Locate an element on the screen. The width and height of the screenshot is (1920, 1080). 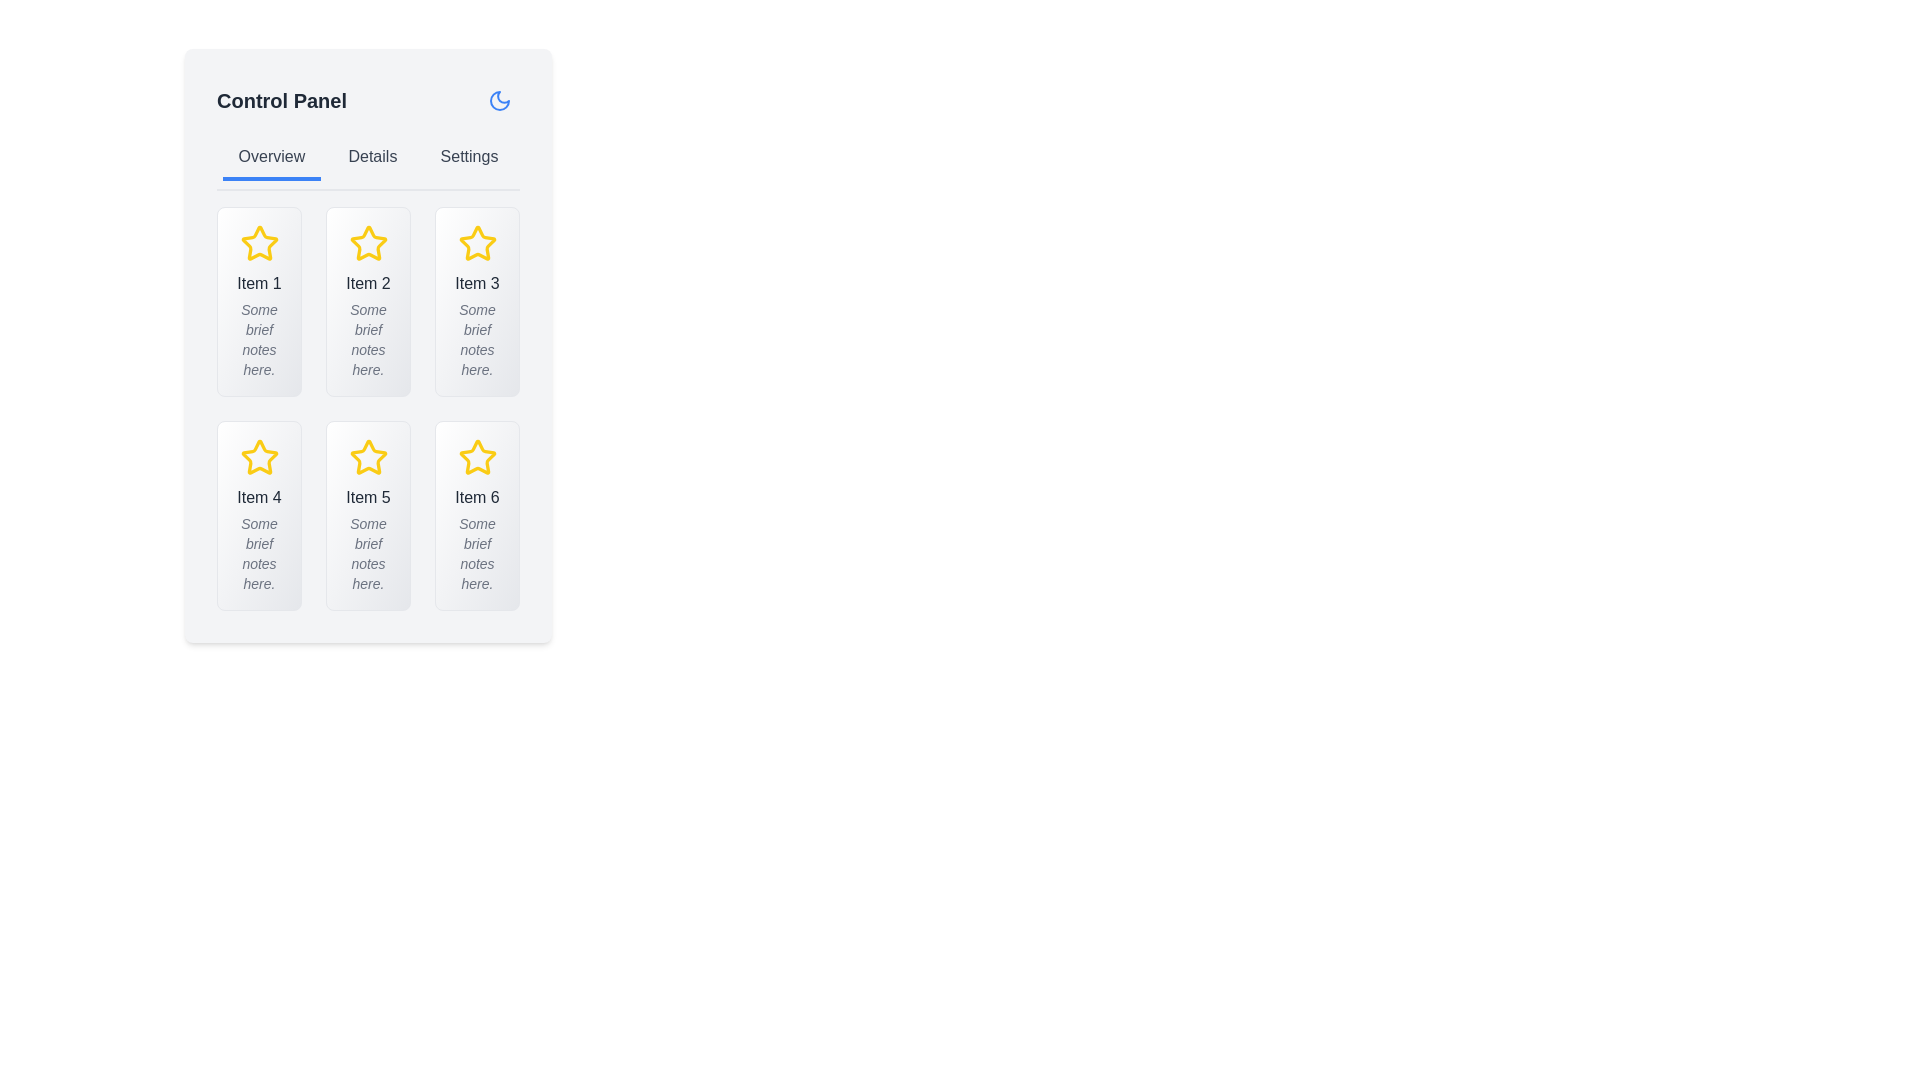
the star-shaped icon outlined in yellow, located above the text 'Item 2' in the second card from the left in the grid within the 'Overview' tab of the 'Control Panel' interface is located at coordinates (368, 242).